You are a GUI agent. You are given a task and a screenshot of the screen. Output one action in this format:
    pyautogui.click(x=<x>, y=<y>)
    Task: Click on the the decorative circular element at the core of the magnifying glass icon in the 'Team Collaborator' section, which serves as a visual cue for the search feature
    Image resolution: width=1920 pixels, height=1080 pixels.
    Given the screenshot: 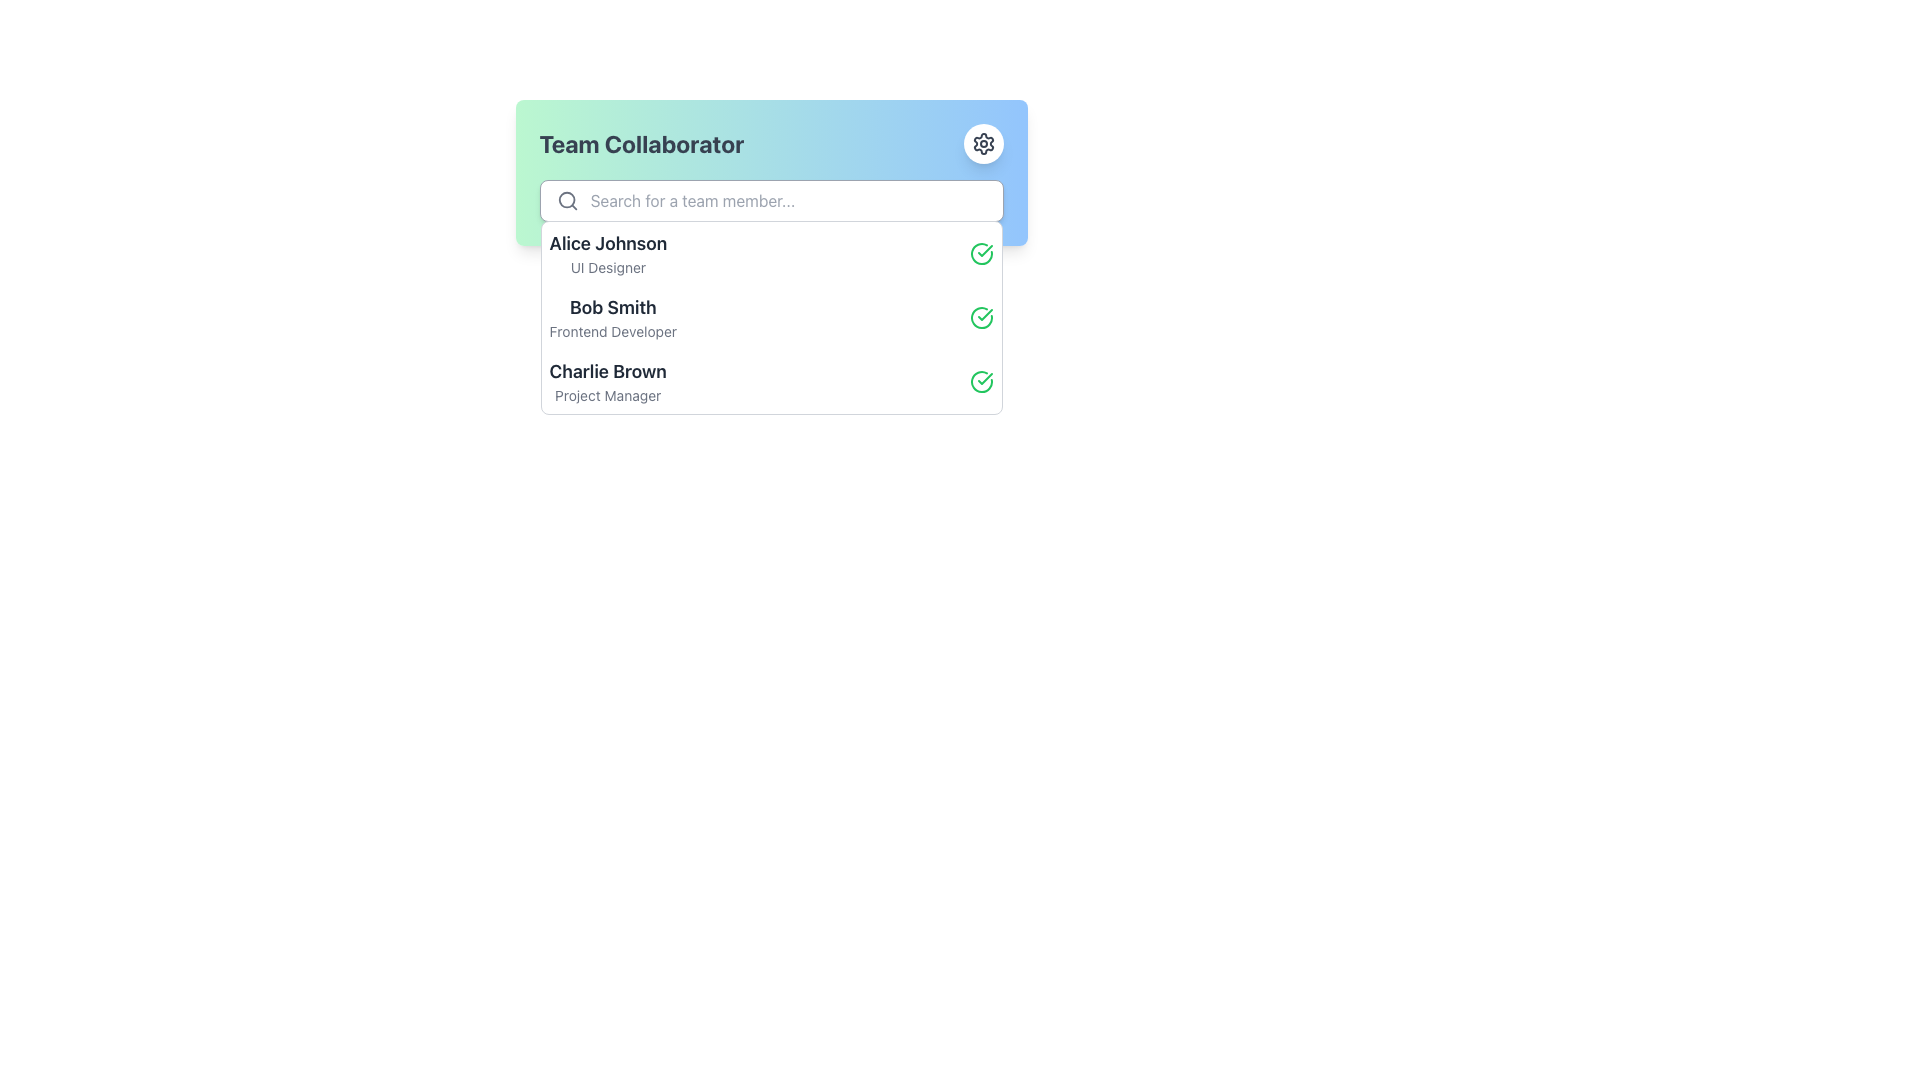 What is the action you would take?
    pyautogui.click(x=565, y=200)
    